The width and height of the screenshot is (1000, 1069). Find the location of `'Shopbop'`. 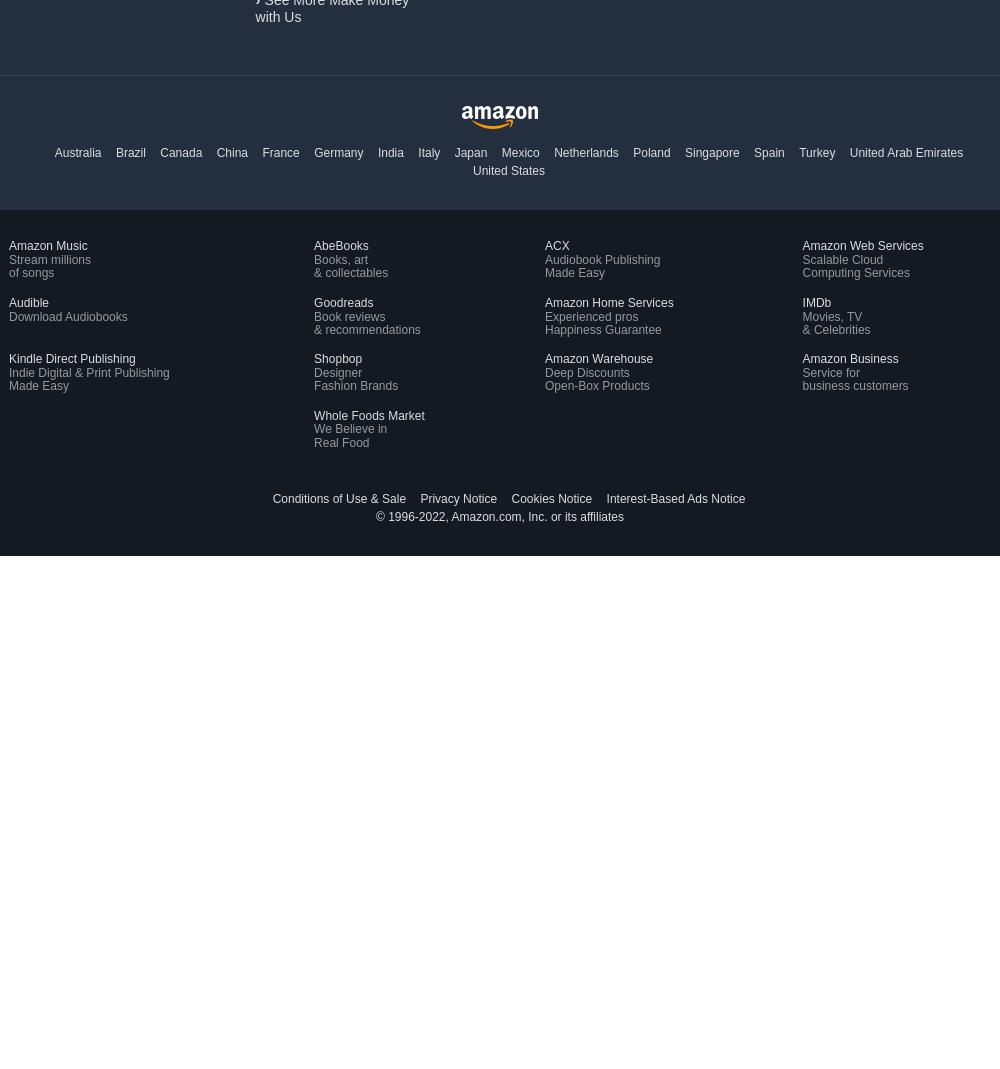

'Shopbop' is located at coordinates (313, 358).